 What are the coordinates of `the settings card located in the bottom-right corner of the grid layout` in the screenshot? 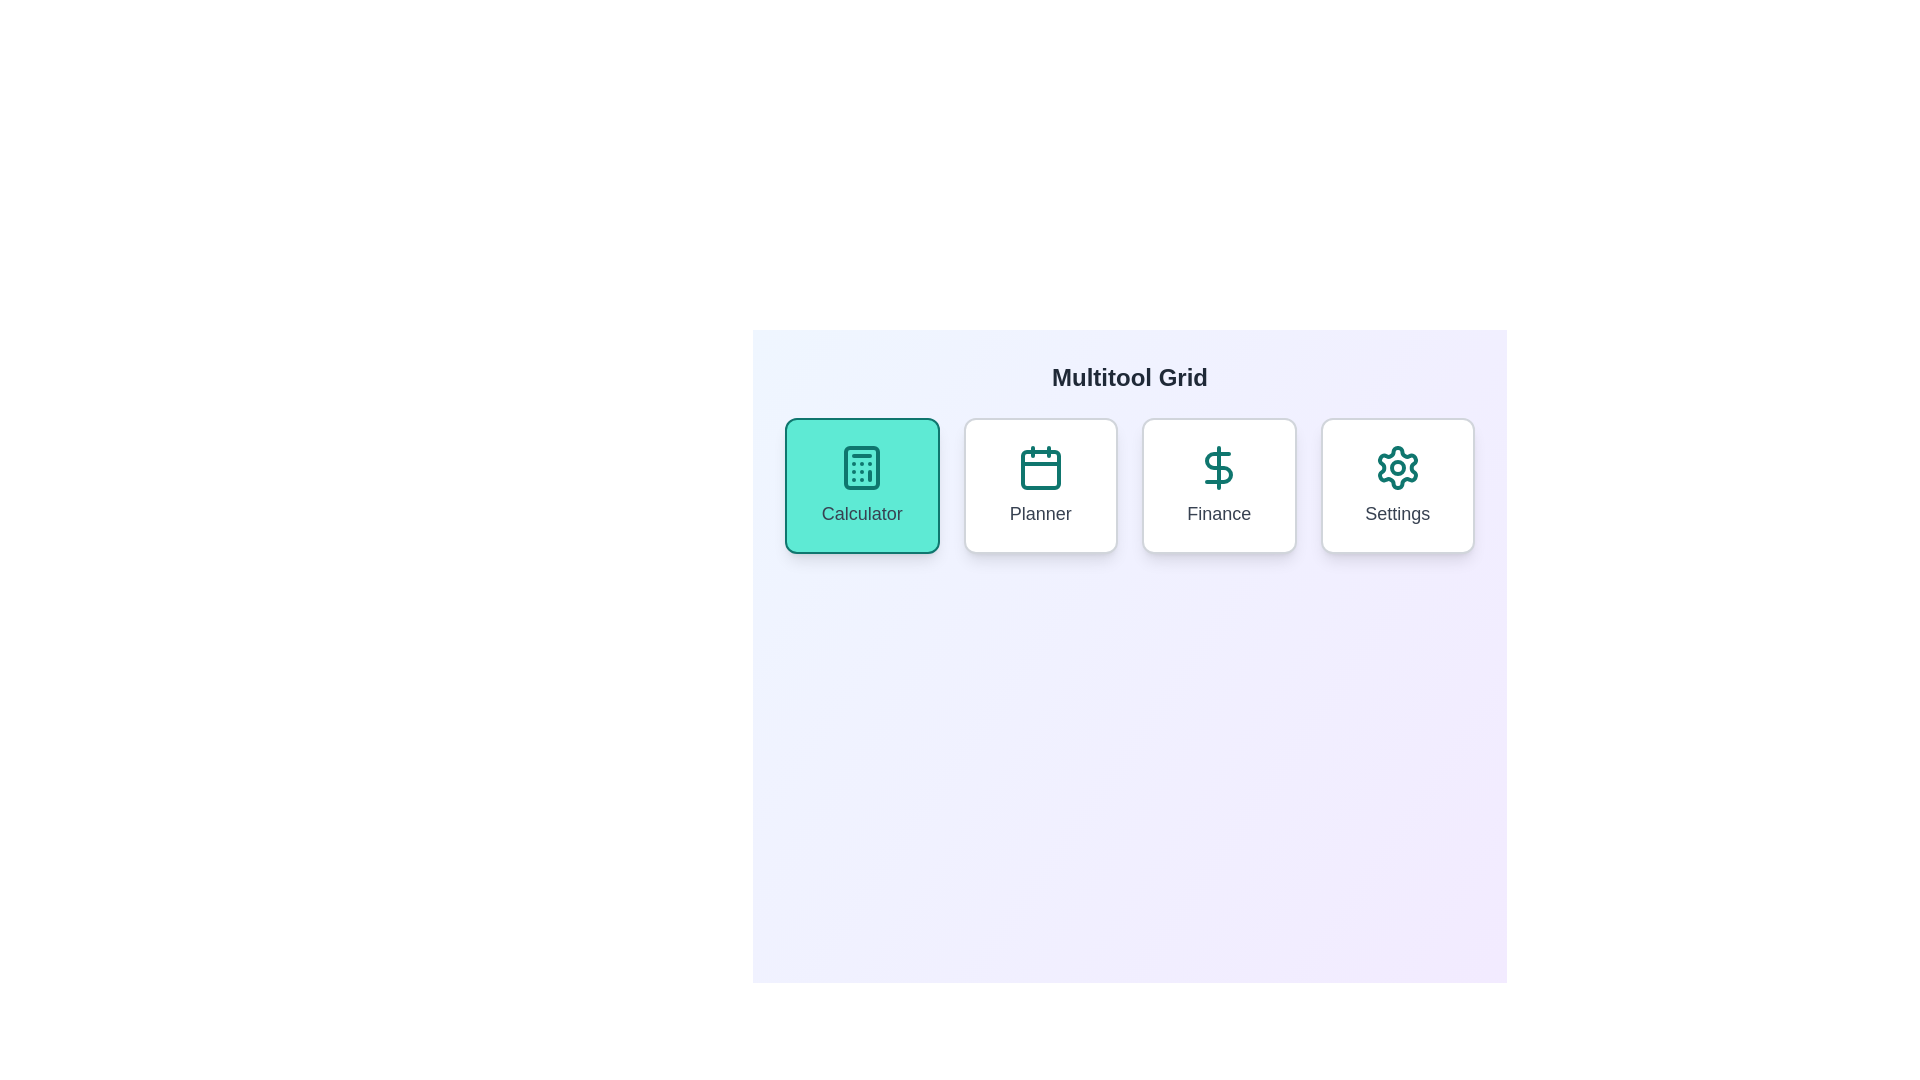 It's located at (1396, 486).